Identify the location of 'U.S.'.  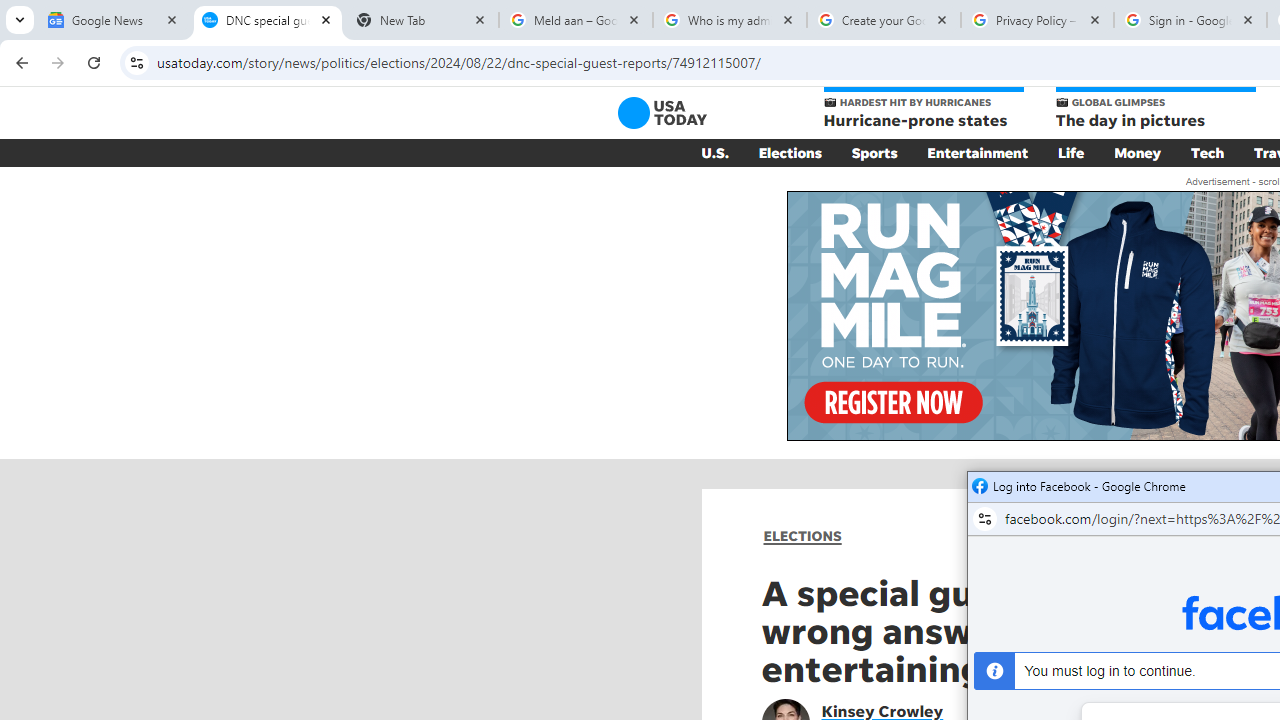
(714, 152).